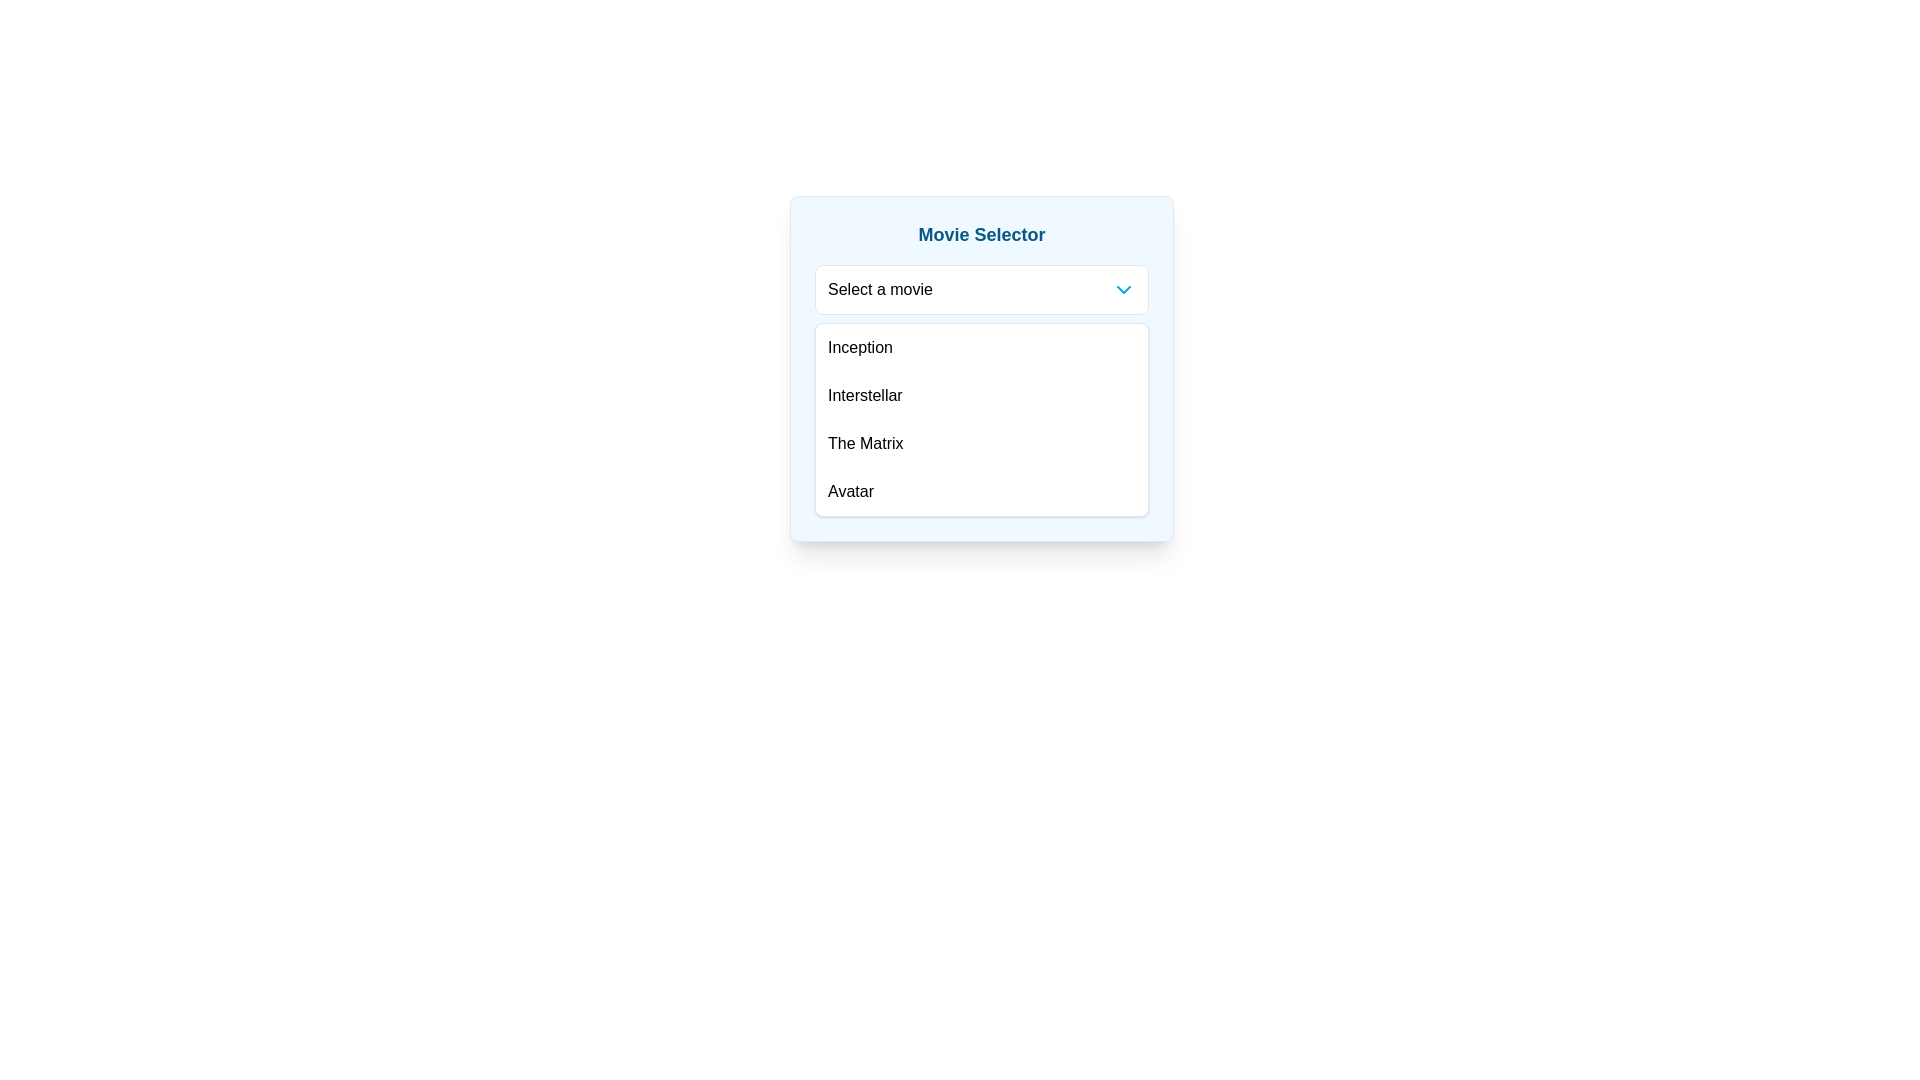 The width and height of the screenshot is (1920, 1080). I want to click on the 'Inception' movie option in the dropdown list titled 'Movie Selector', so click(982, 346).